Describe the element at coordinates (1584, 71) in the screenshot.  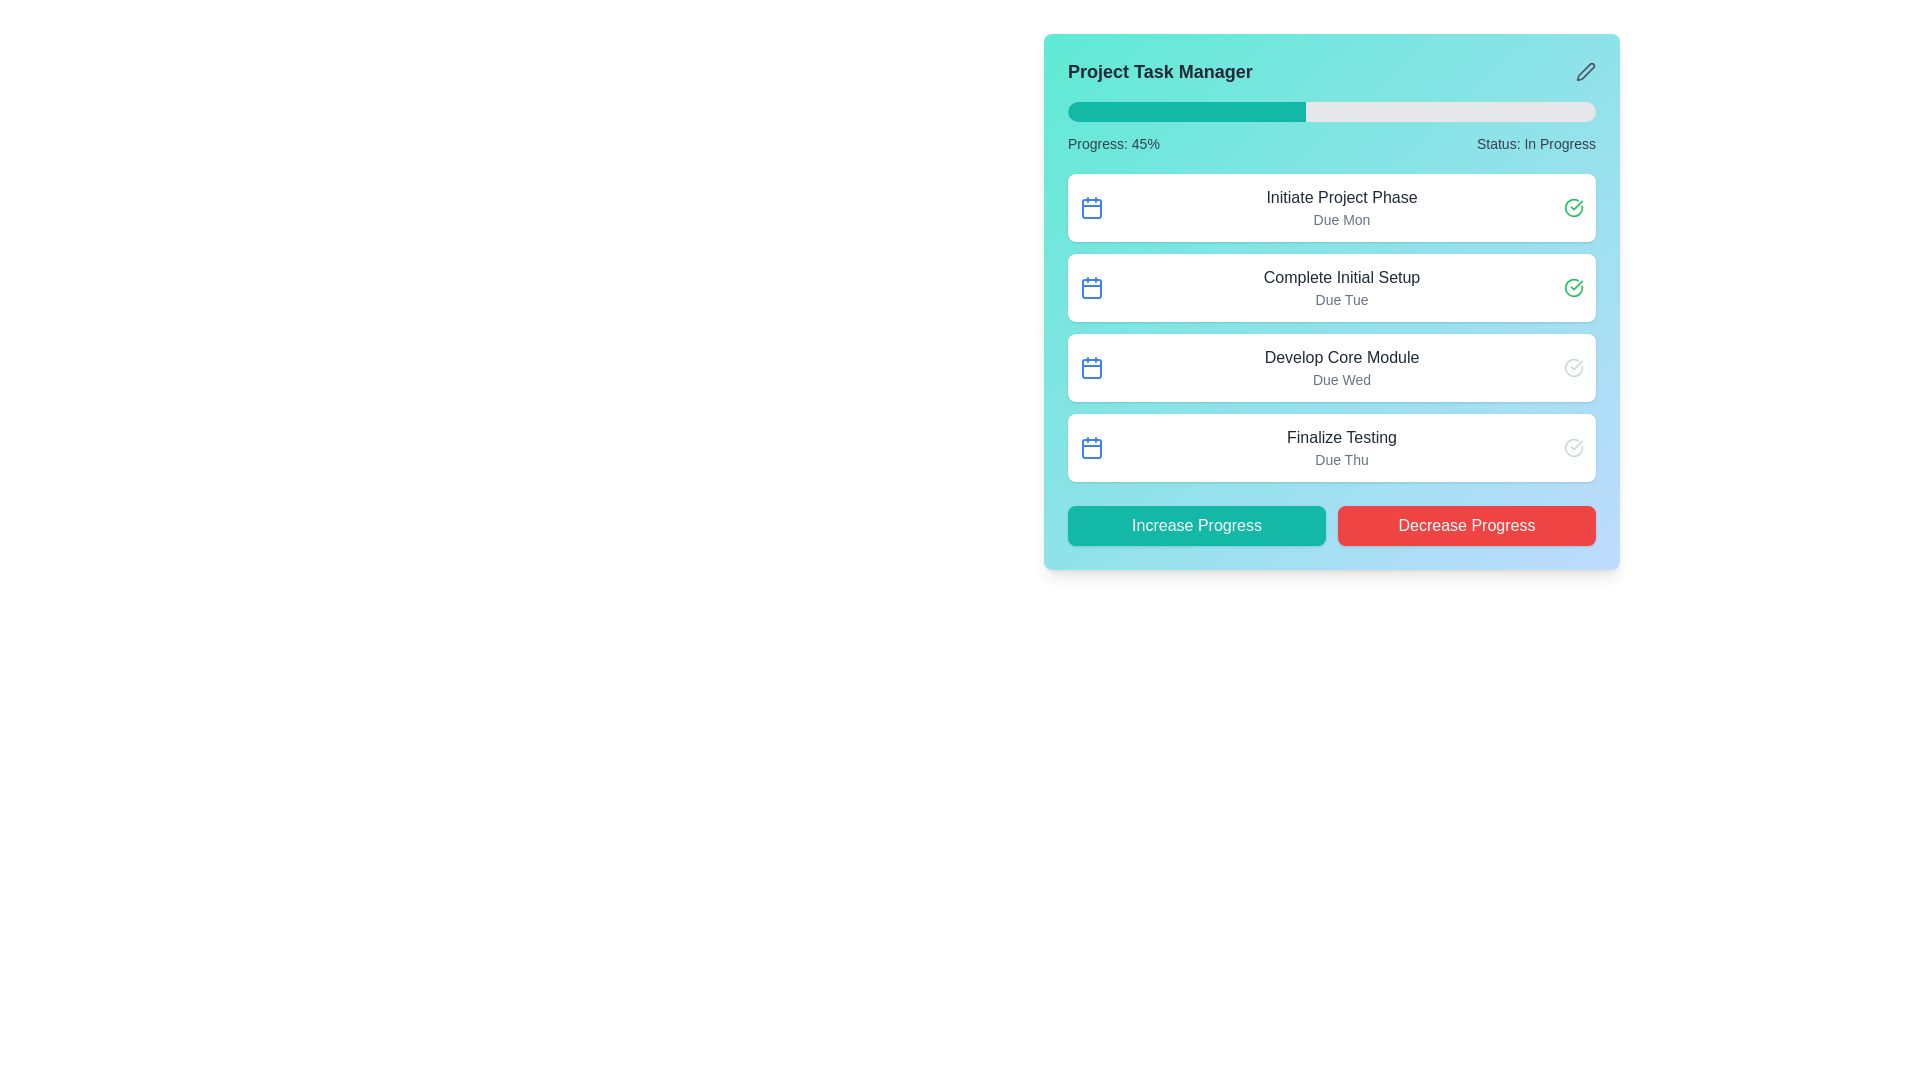
I see `the icon button located at the top-right corner of the 'Project Task Manager' section` at that location.